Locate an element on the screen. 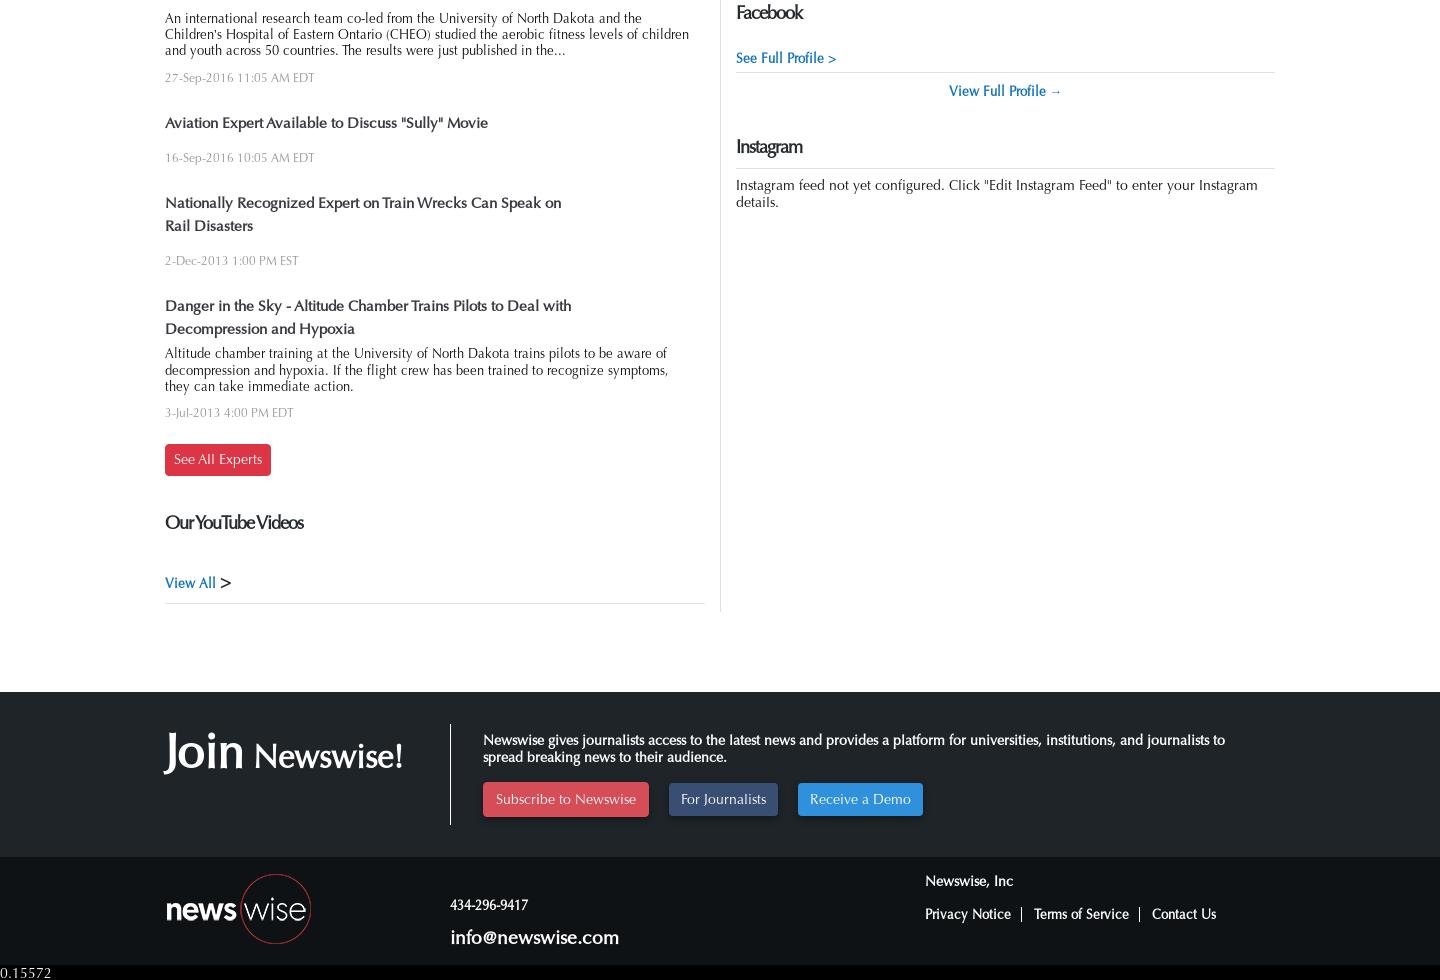  'View All' is located at coordinates (192, 582).